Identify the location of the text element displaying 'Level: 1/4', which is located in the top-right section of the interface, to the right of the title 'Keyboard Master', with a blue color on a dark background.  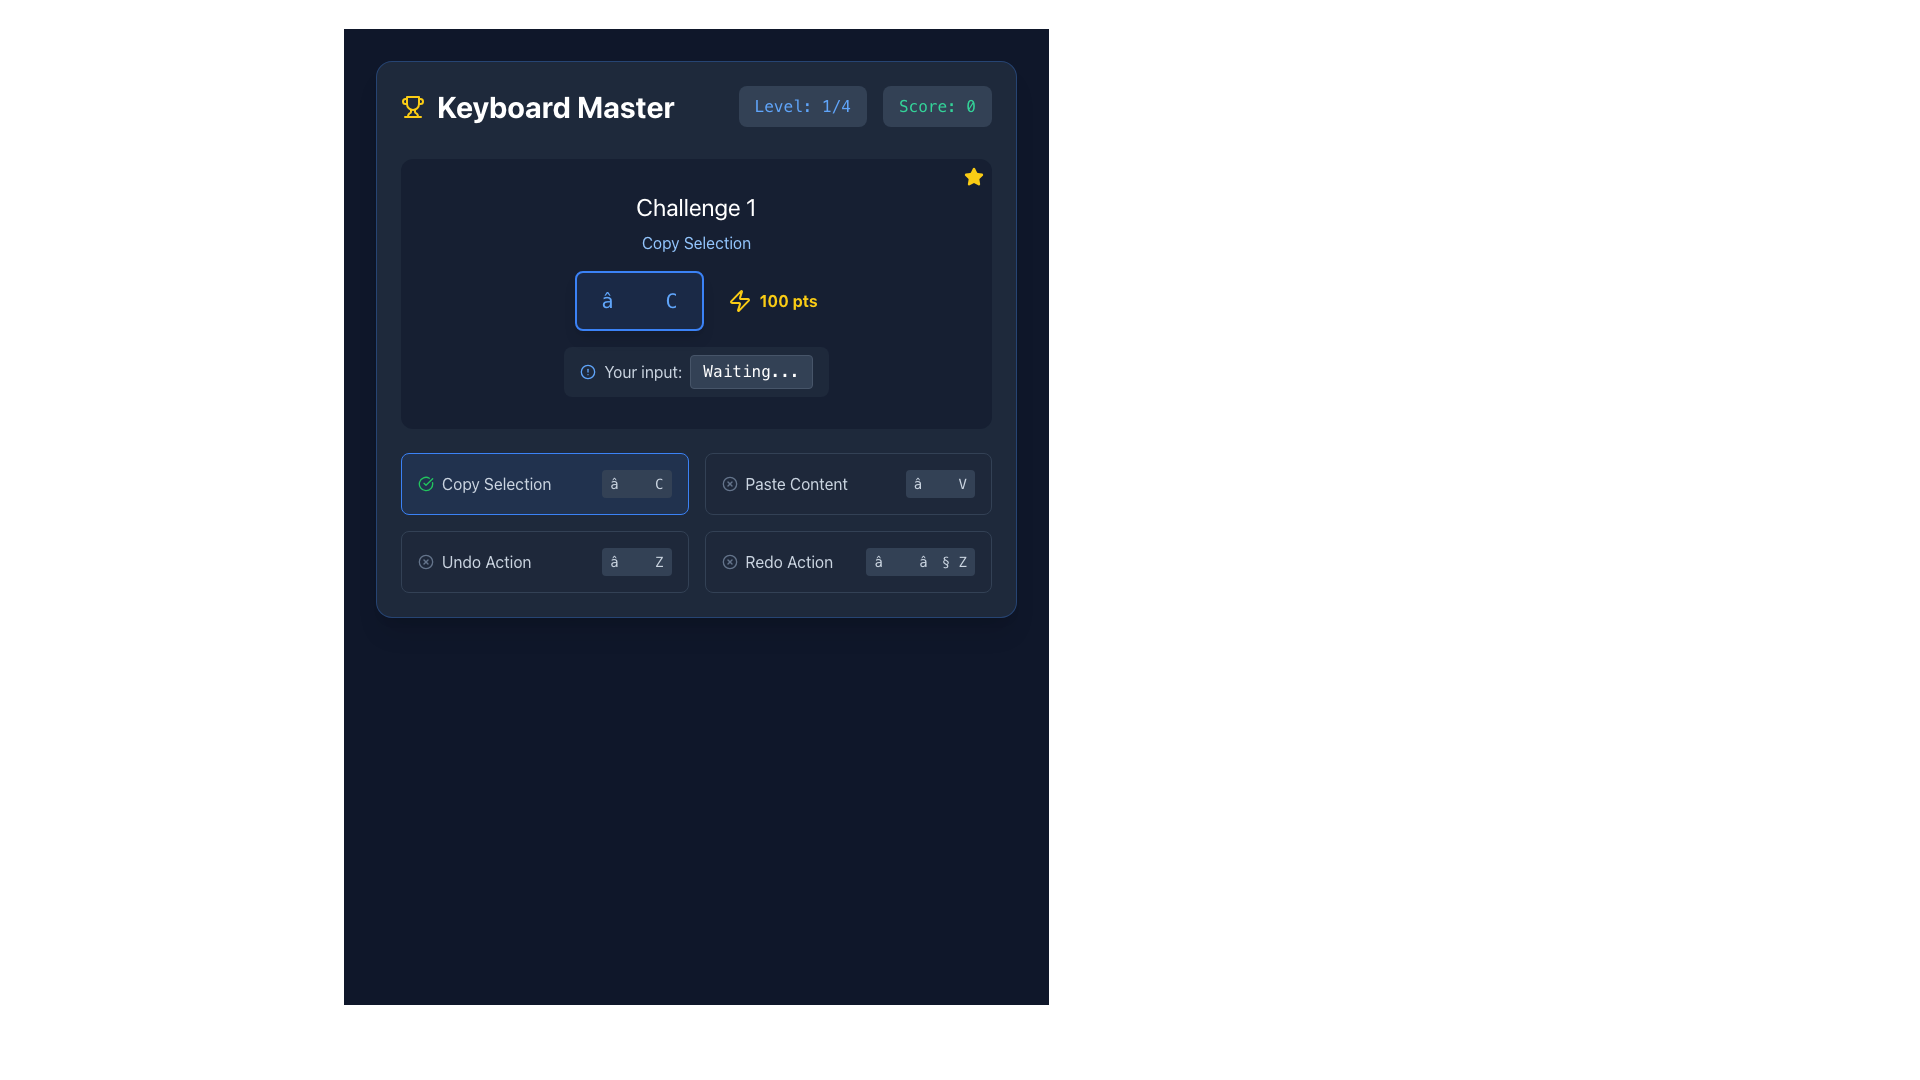
(802, 106).